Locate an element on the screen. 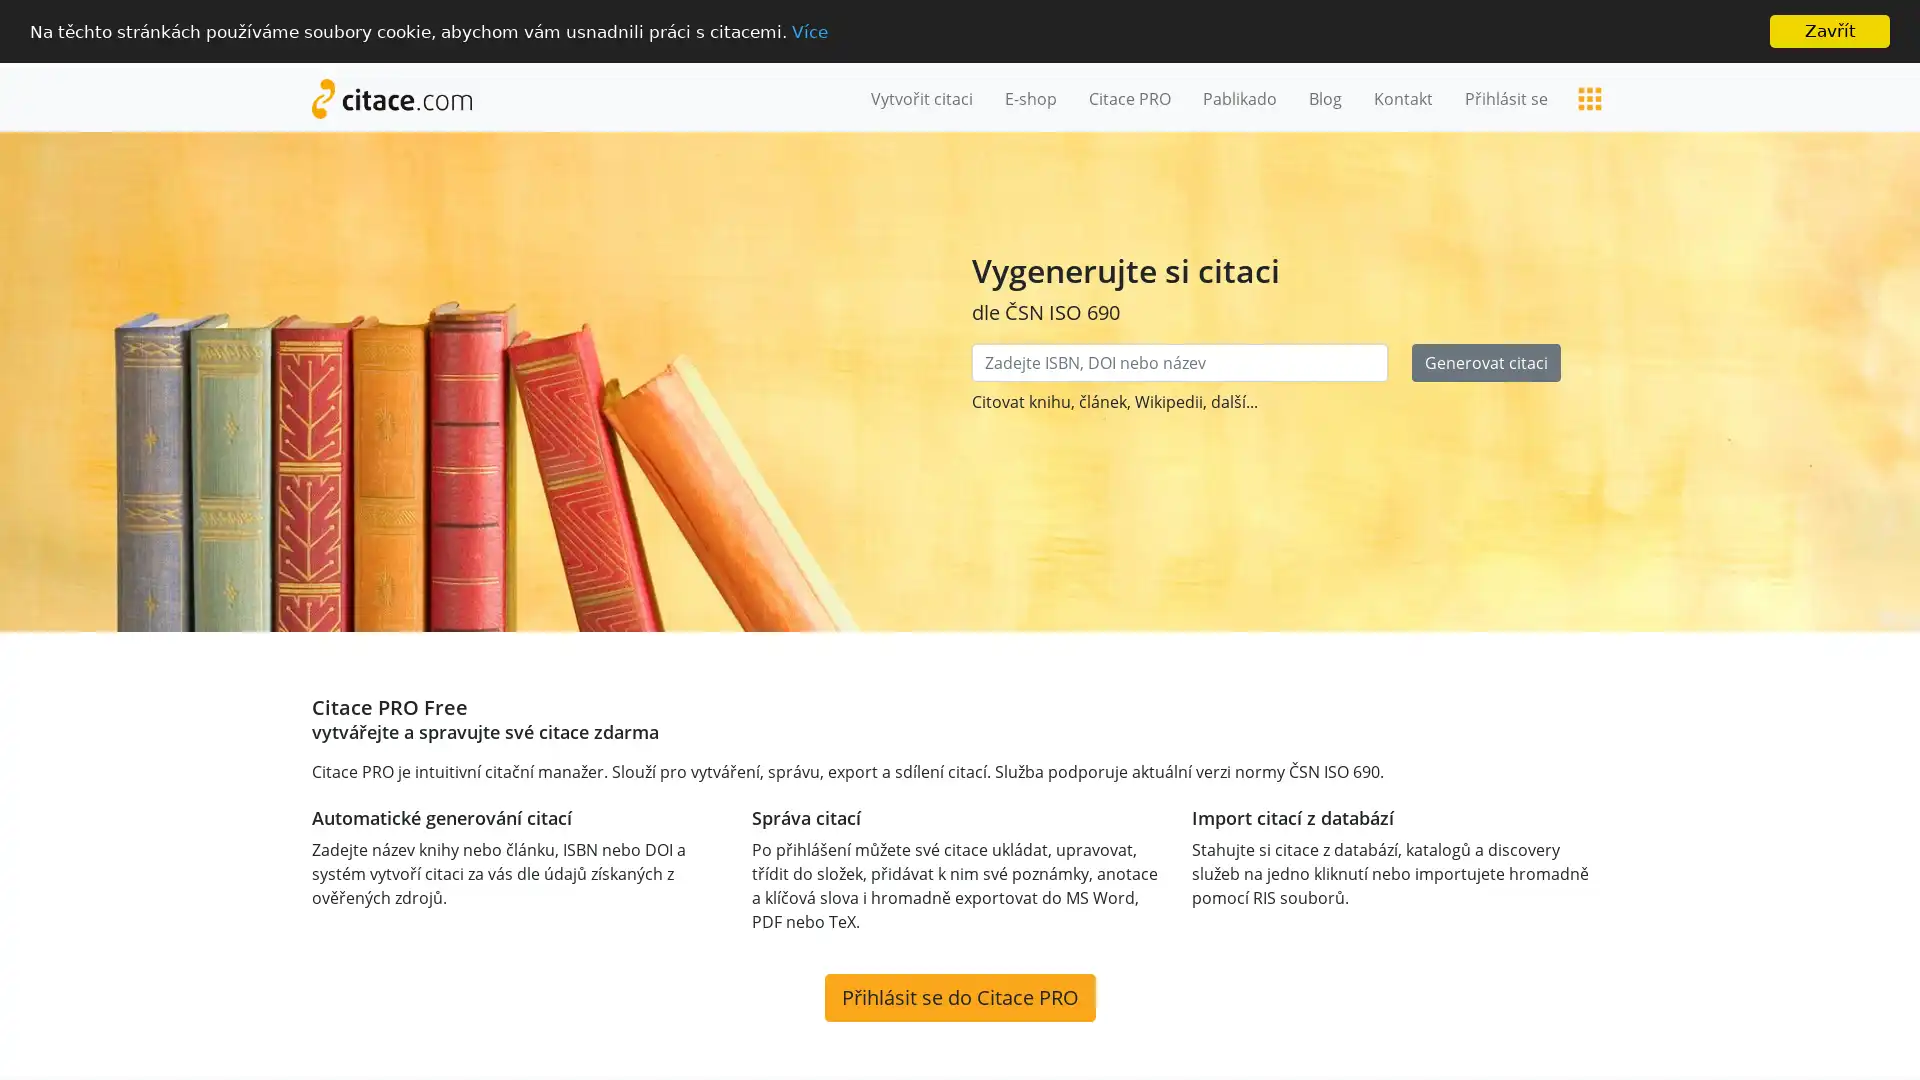 This screenshot has height=1080, width=1920. Generovat citaci is located at coordinates (1486, 362).